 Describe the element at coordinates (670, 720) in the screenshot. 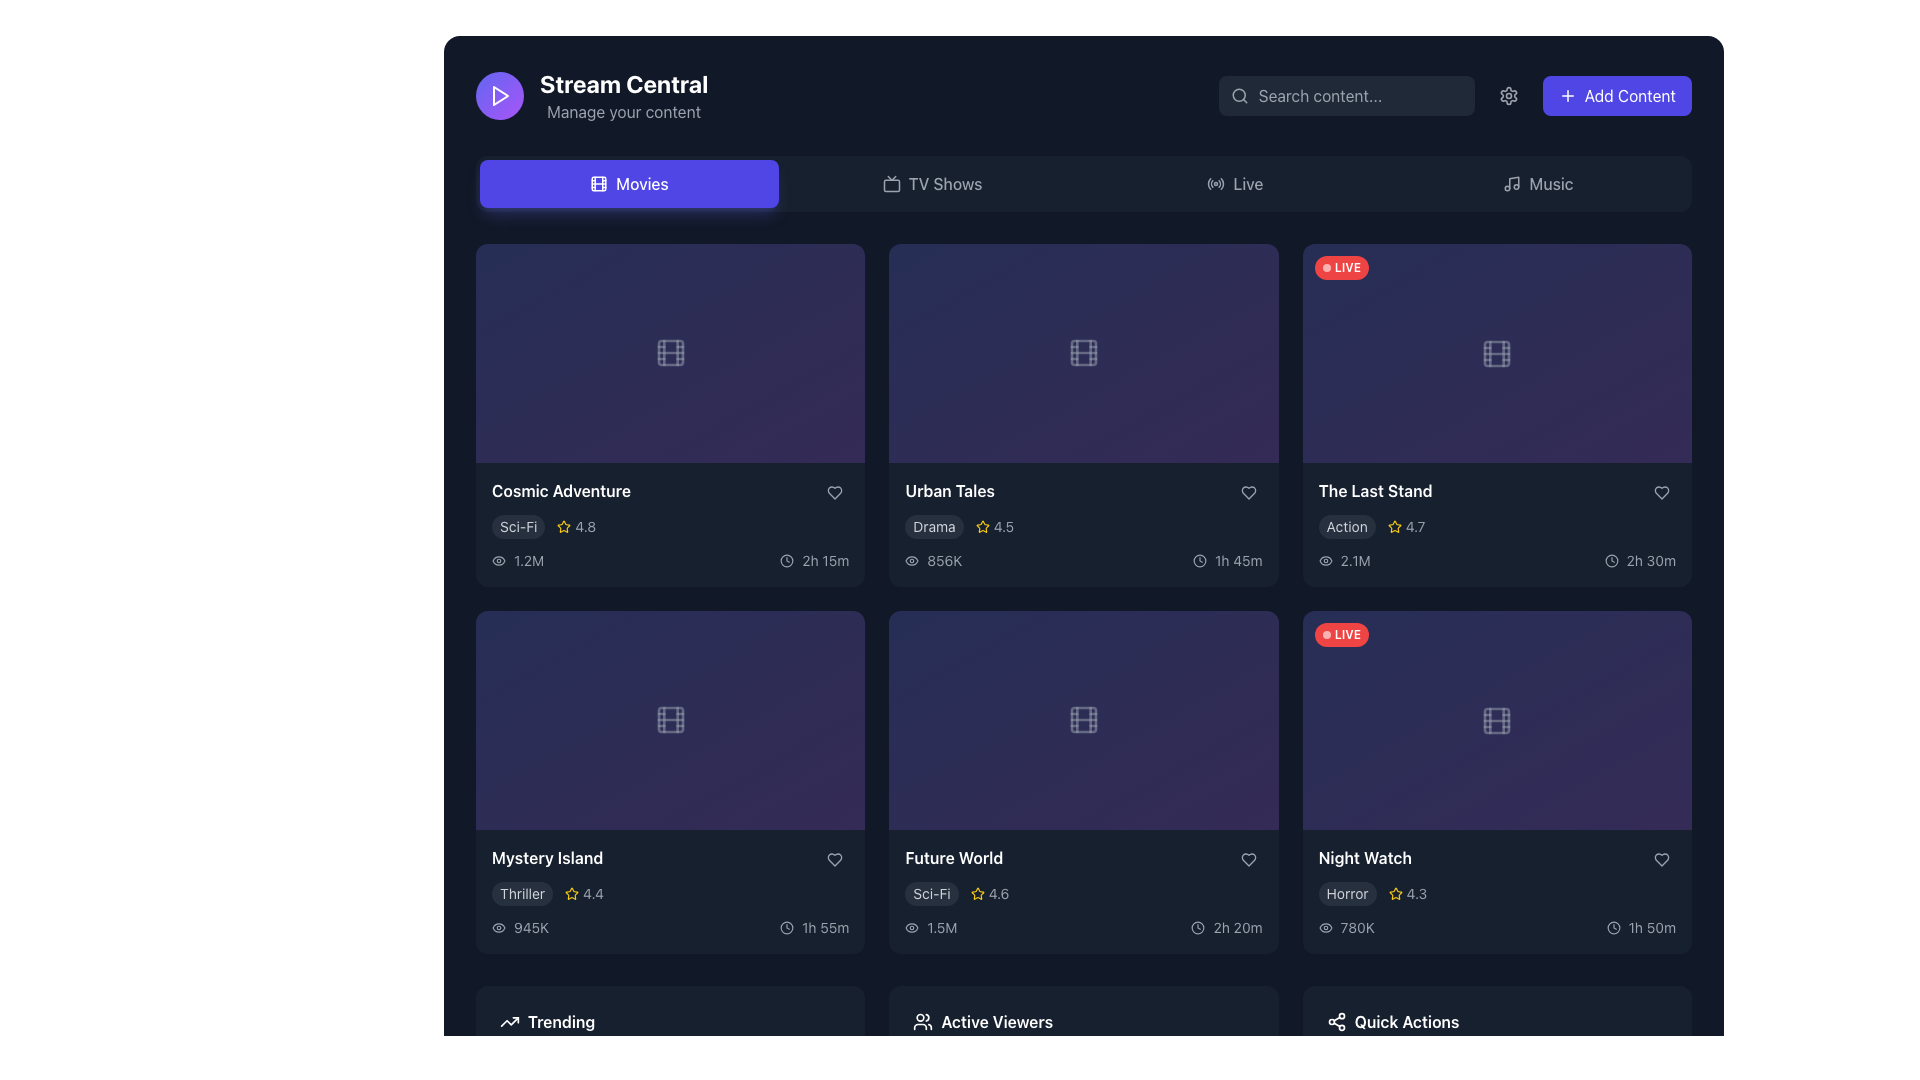

I see `the filmstrip icon styled in gray with a semi-transparent effect, located in the center of the rectangular area of the 'Mystery Island' card` at that location.